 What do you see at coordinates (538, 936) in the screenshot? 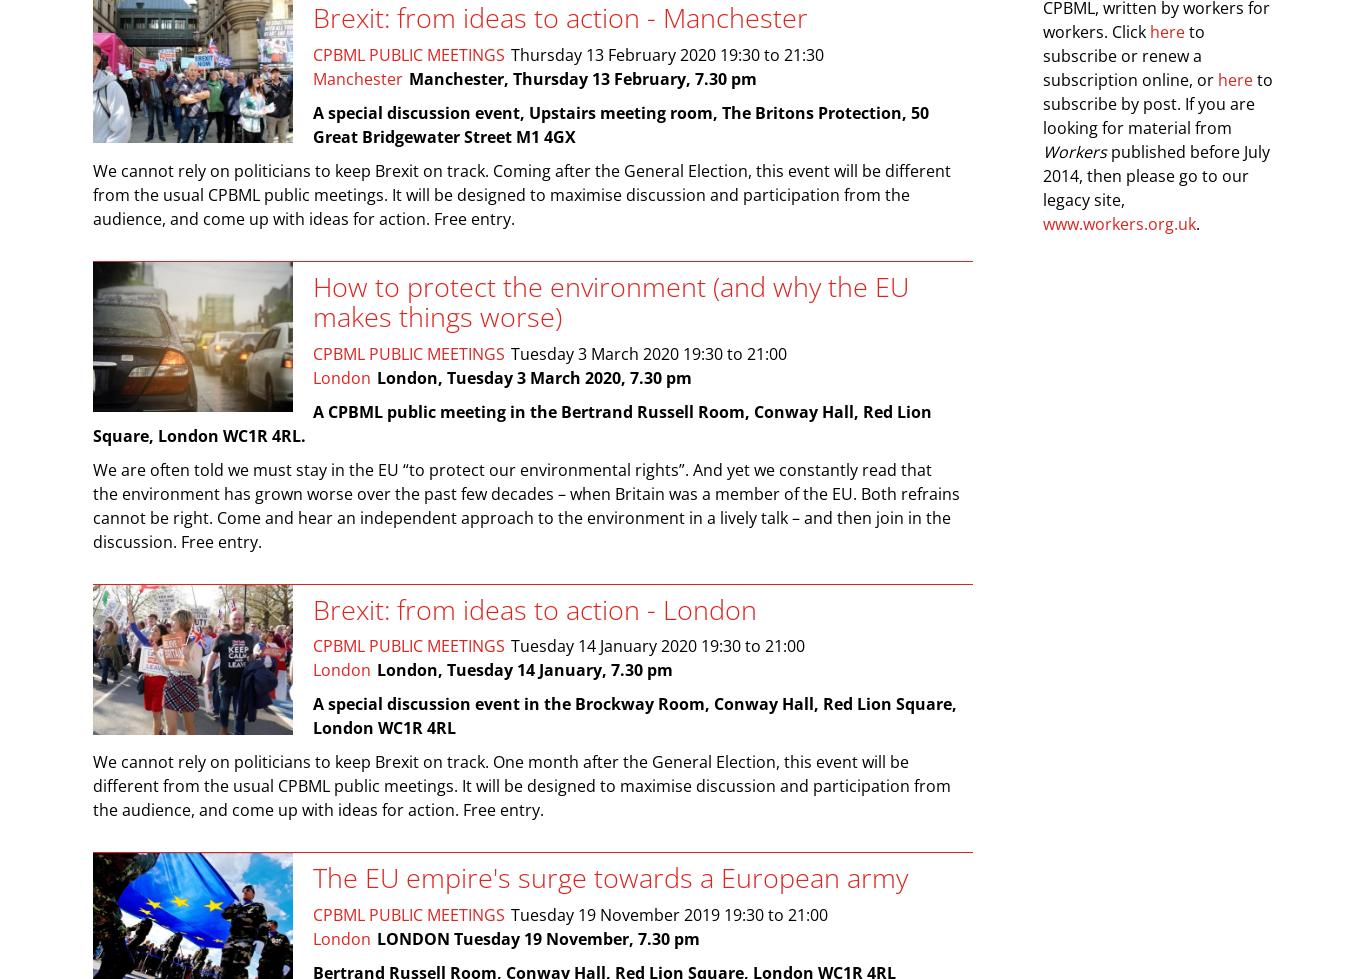
I see `'LONDON Tuesday 19 November, 7.30 pm'` at bounding box center [538, 936].